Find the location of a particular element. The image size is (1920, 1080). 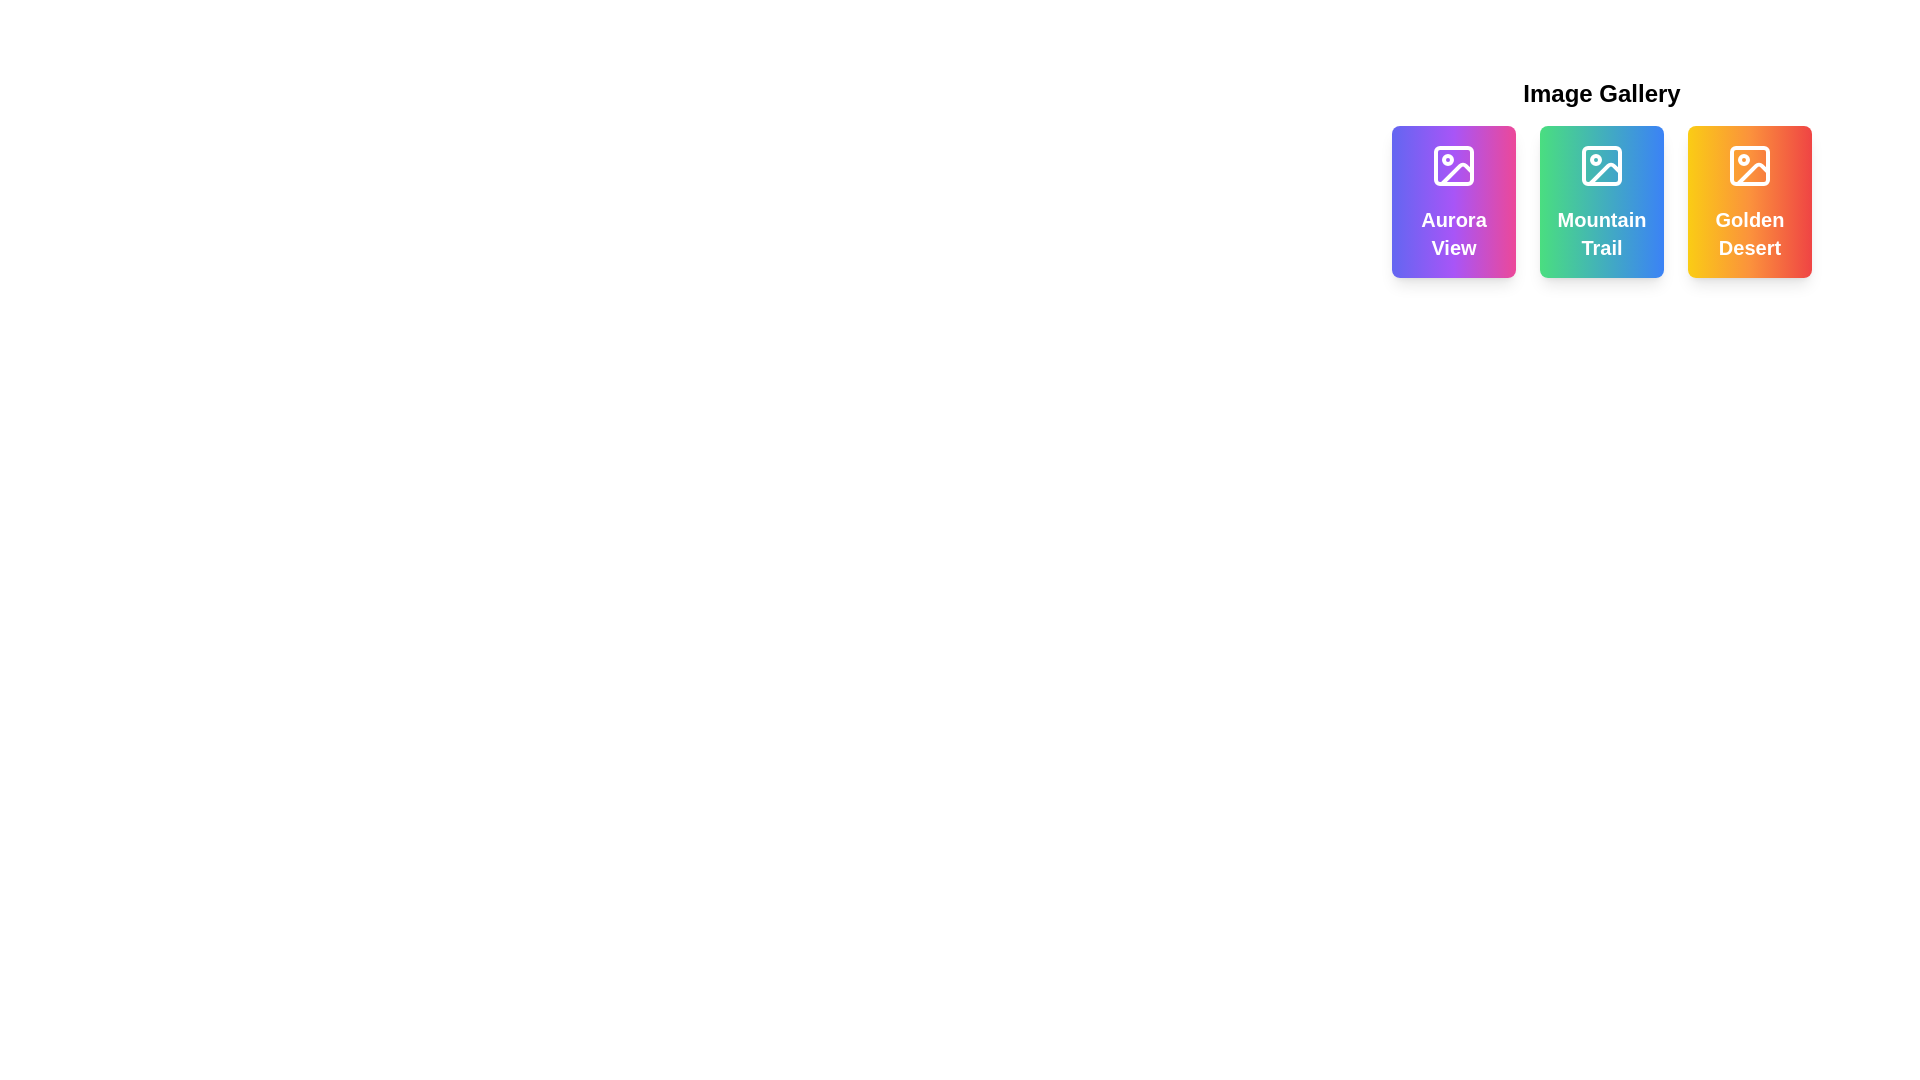

the 'Mountain Trail' clickable card is located at coordinates (1602, 201).